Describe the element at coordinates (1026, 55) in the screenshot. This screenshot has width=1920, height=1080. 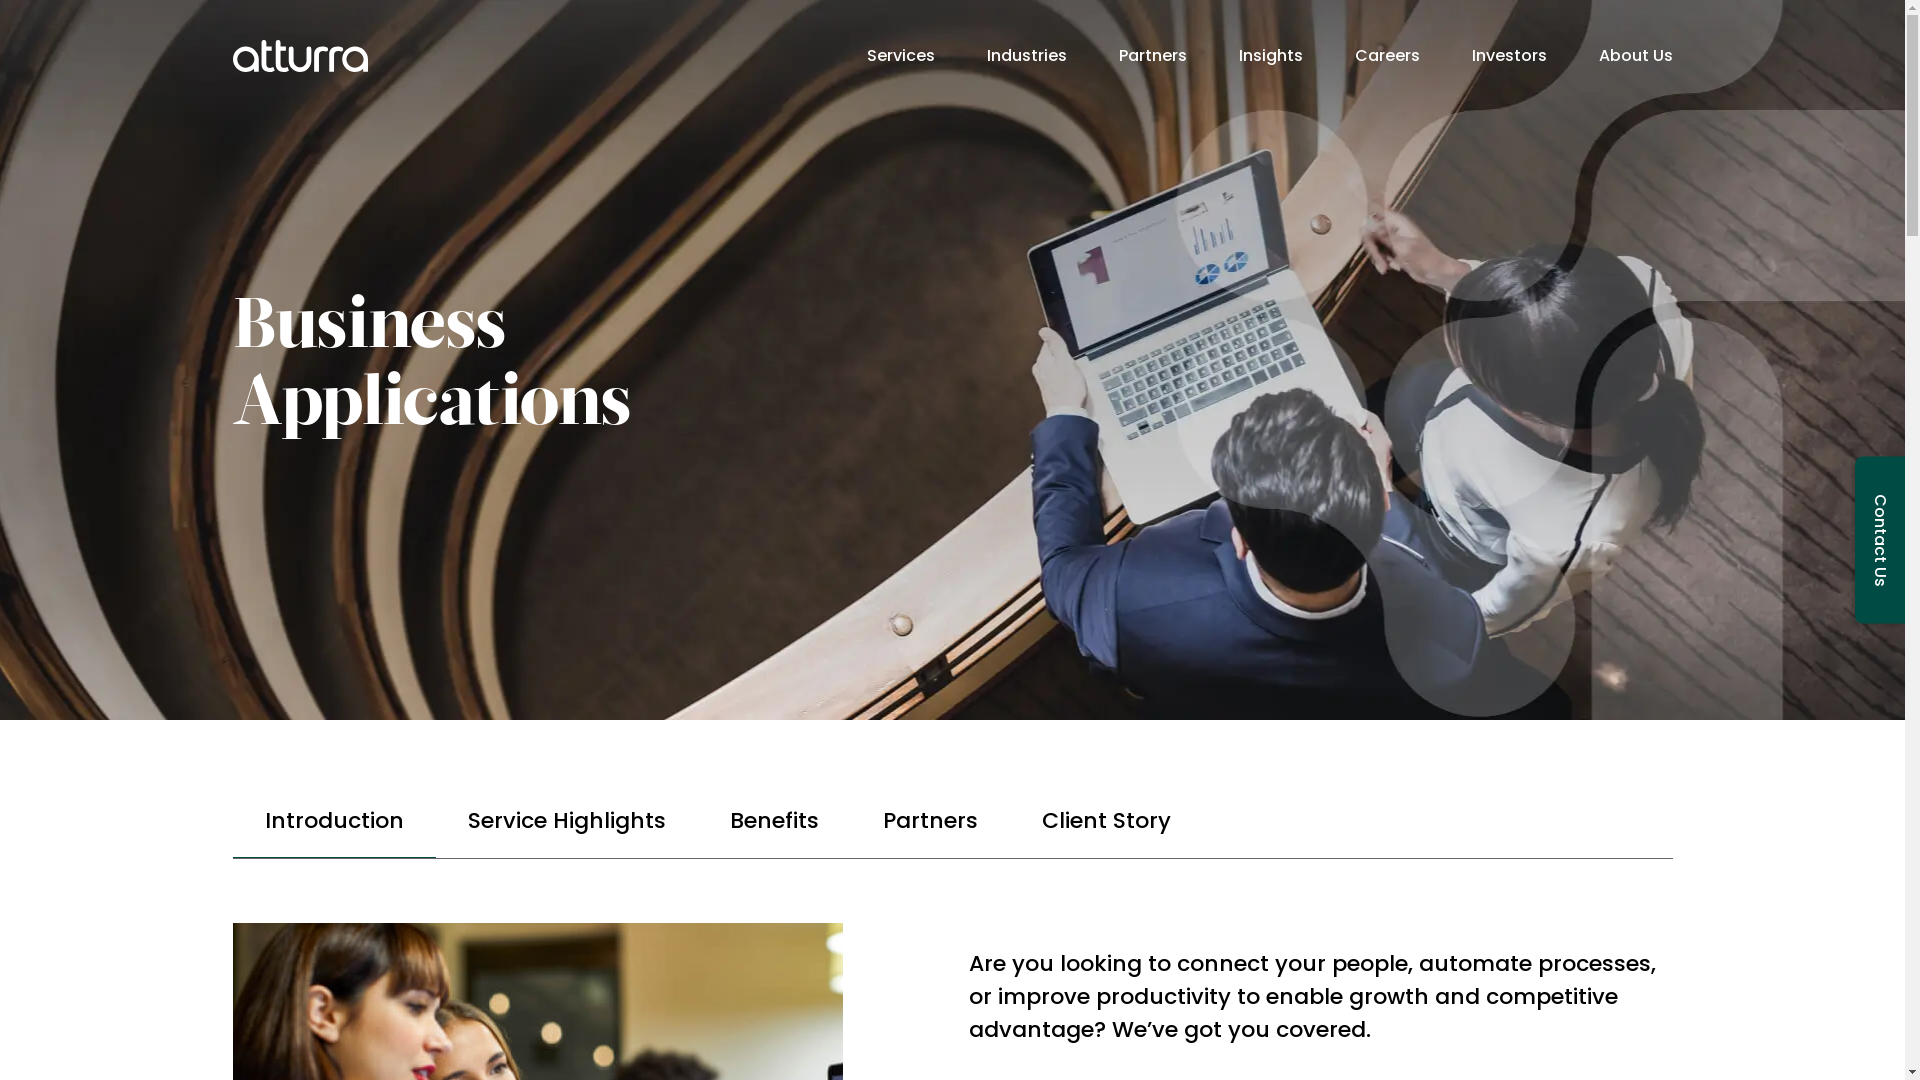
I see `'Industries'` at that location.